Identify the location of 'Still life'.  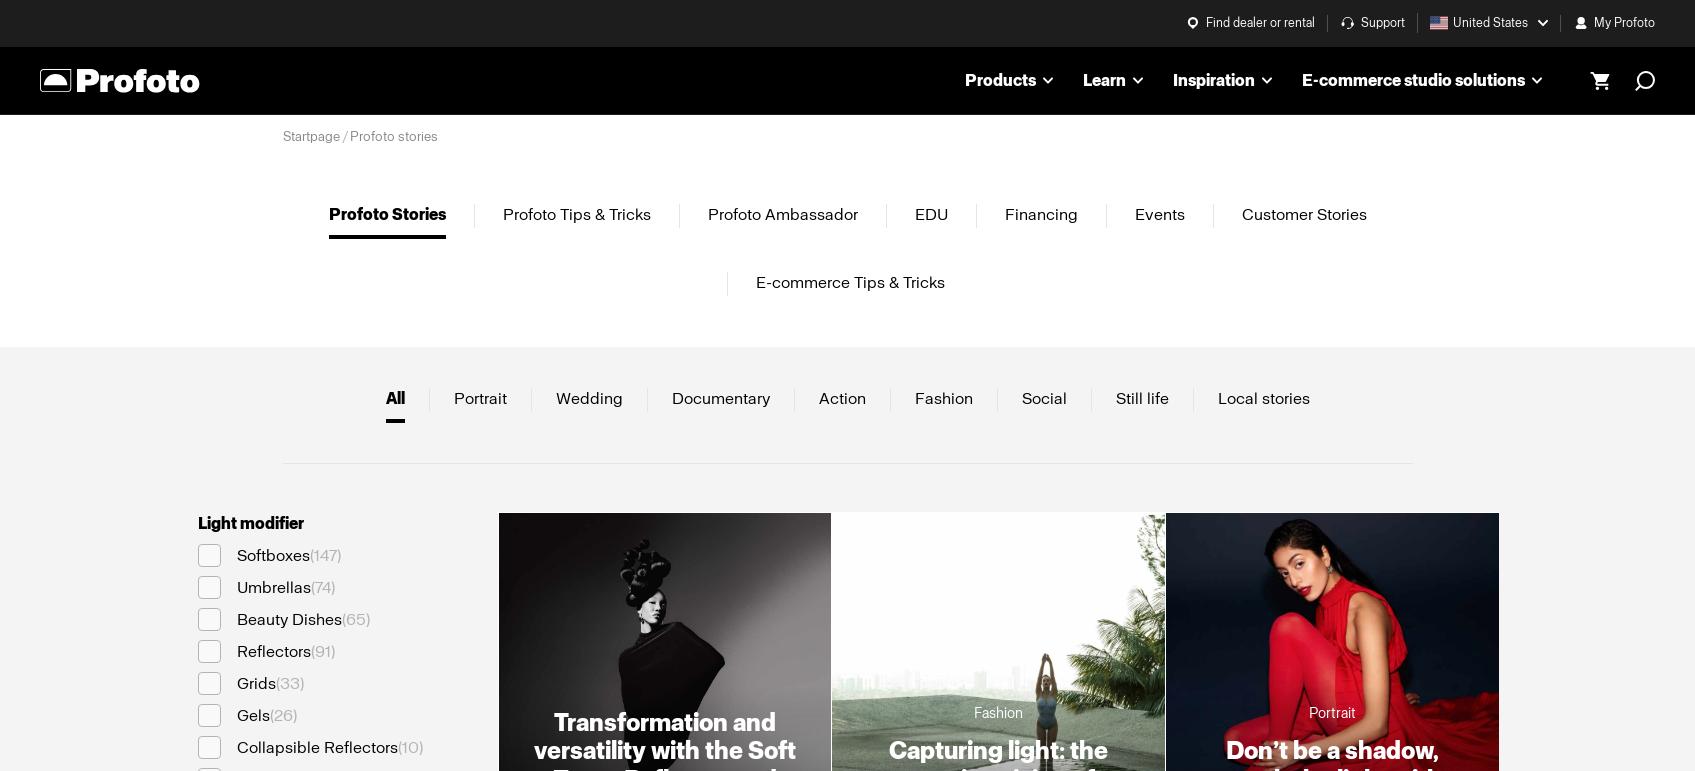
(1113, 396).